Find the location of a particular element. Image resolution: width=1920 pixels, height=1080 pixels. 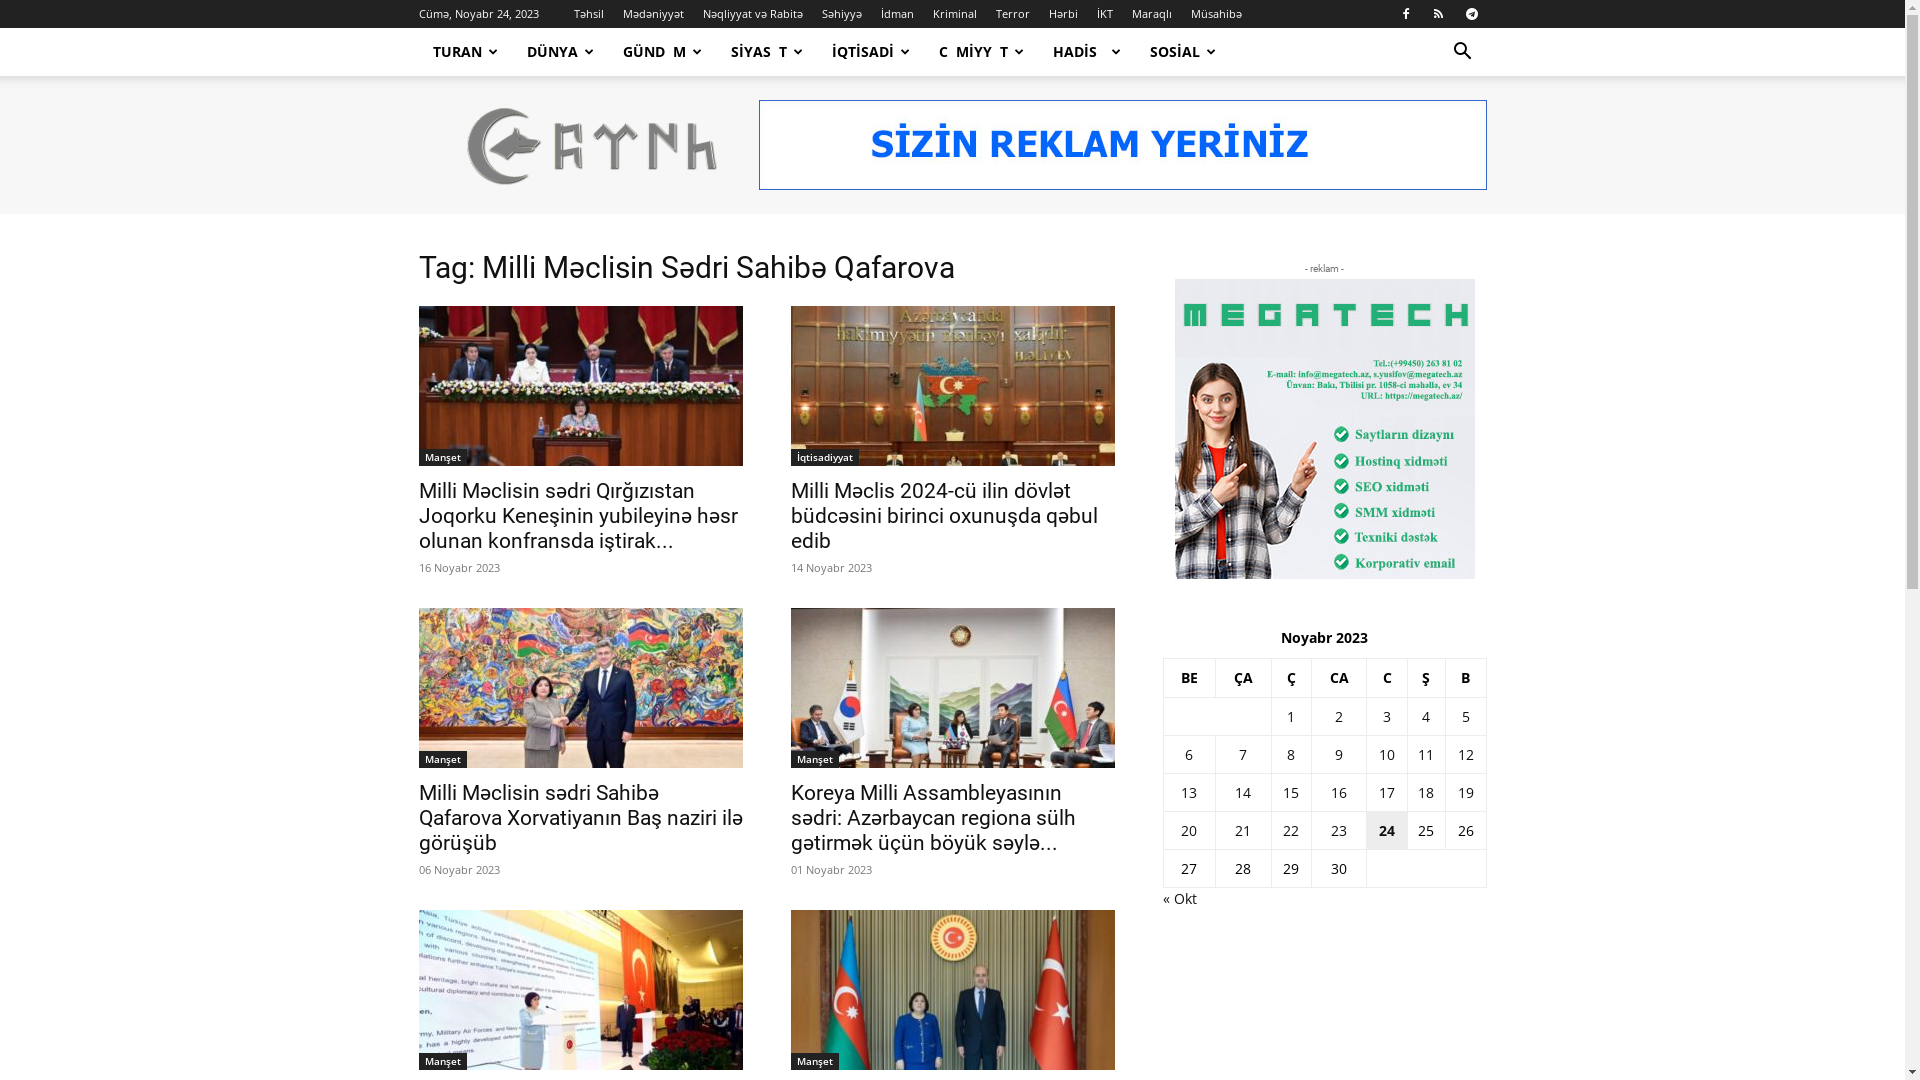

'16' is located at coordinates (1339, 791).